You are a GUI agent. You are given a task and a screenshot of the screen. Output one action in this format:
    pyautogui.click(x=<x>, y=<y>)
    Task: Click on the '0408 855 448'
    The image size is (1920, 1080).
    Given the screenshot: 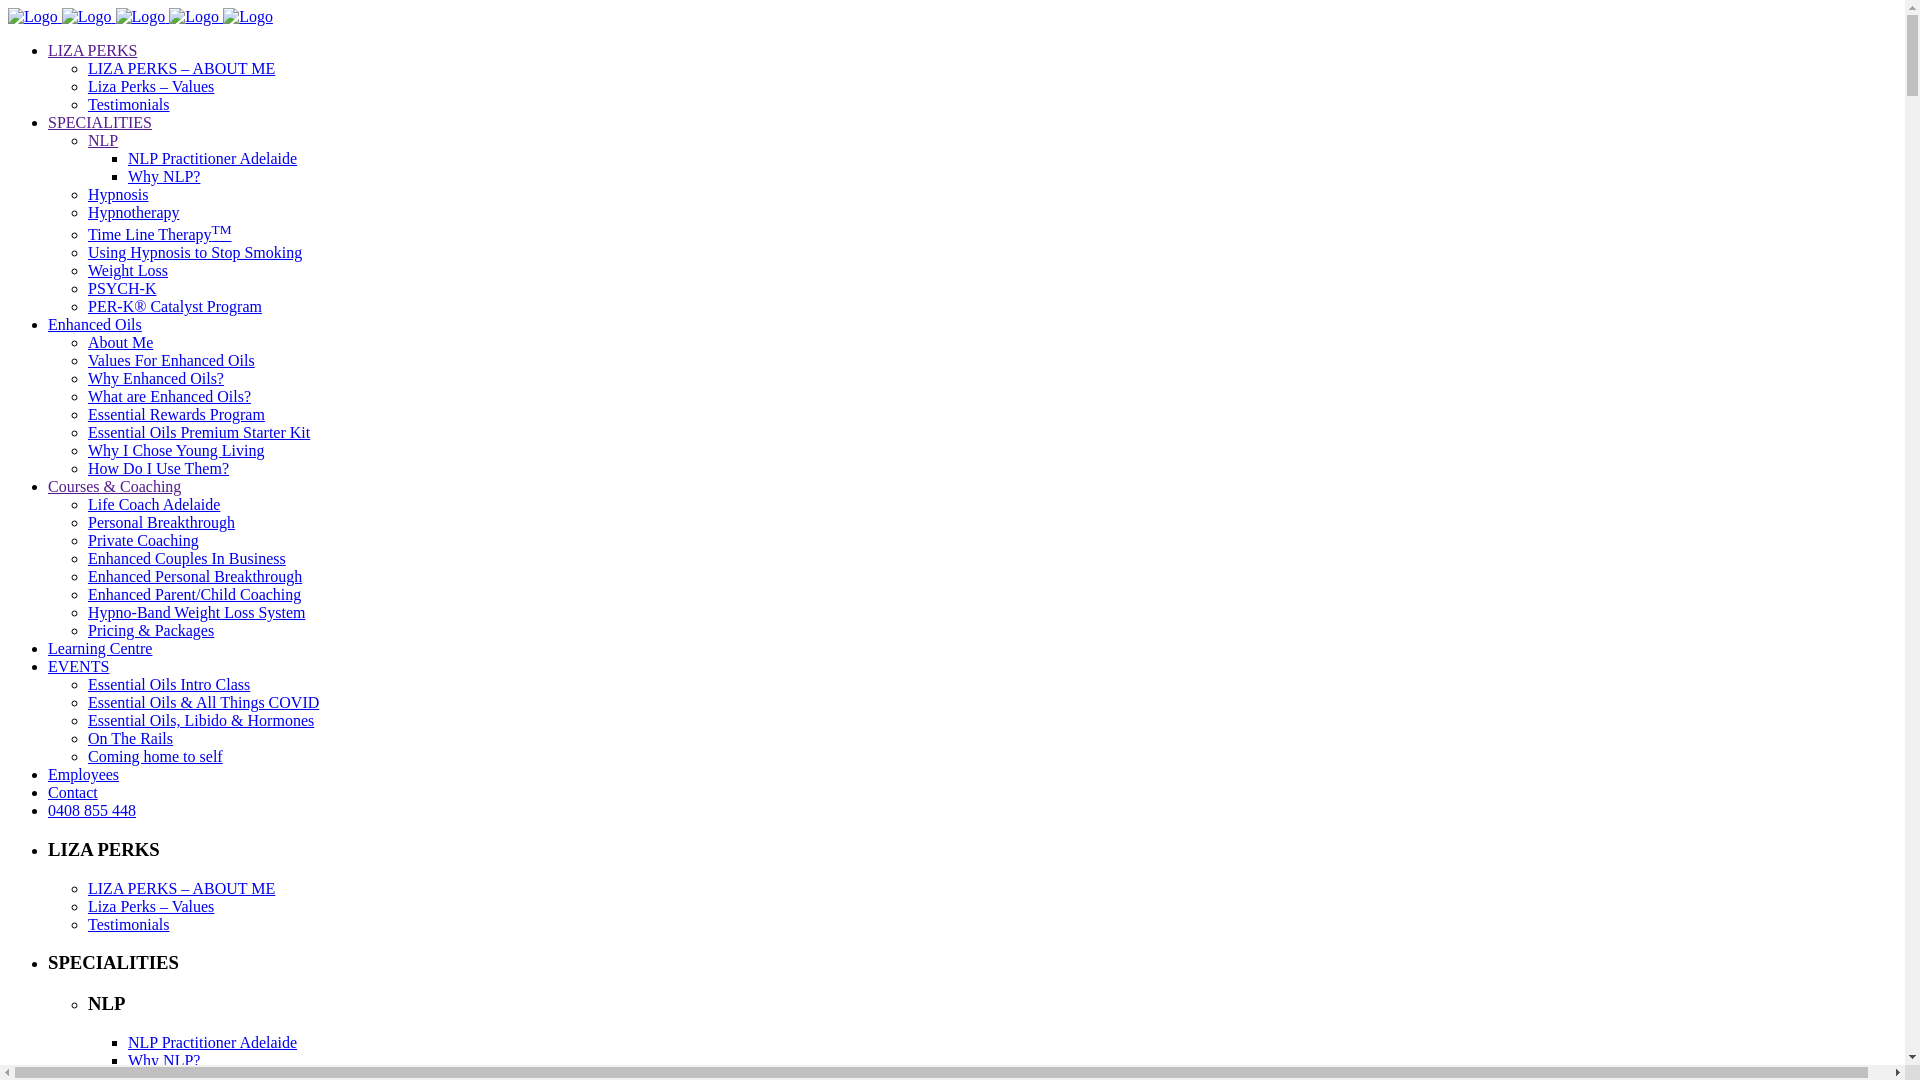 What is the action you would take?
    pyautogui.click(x=90, y=810)
    